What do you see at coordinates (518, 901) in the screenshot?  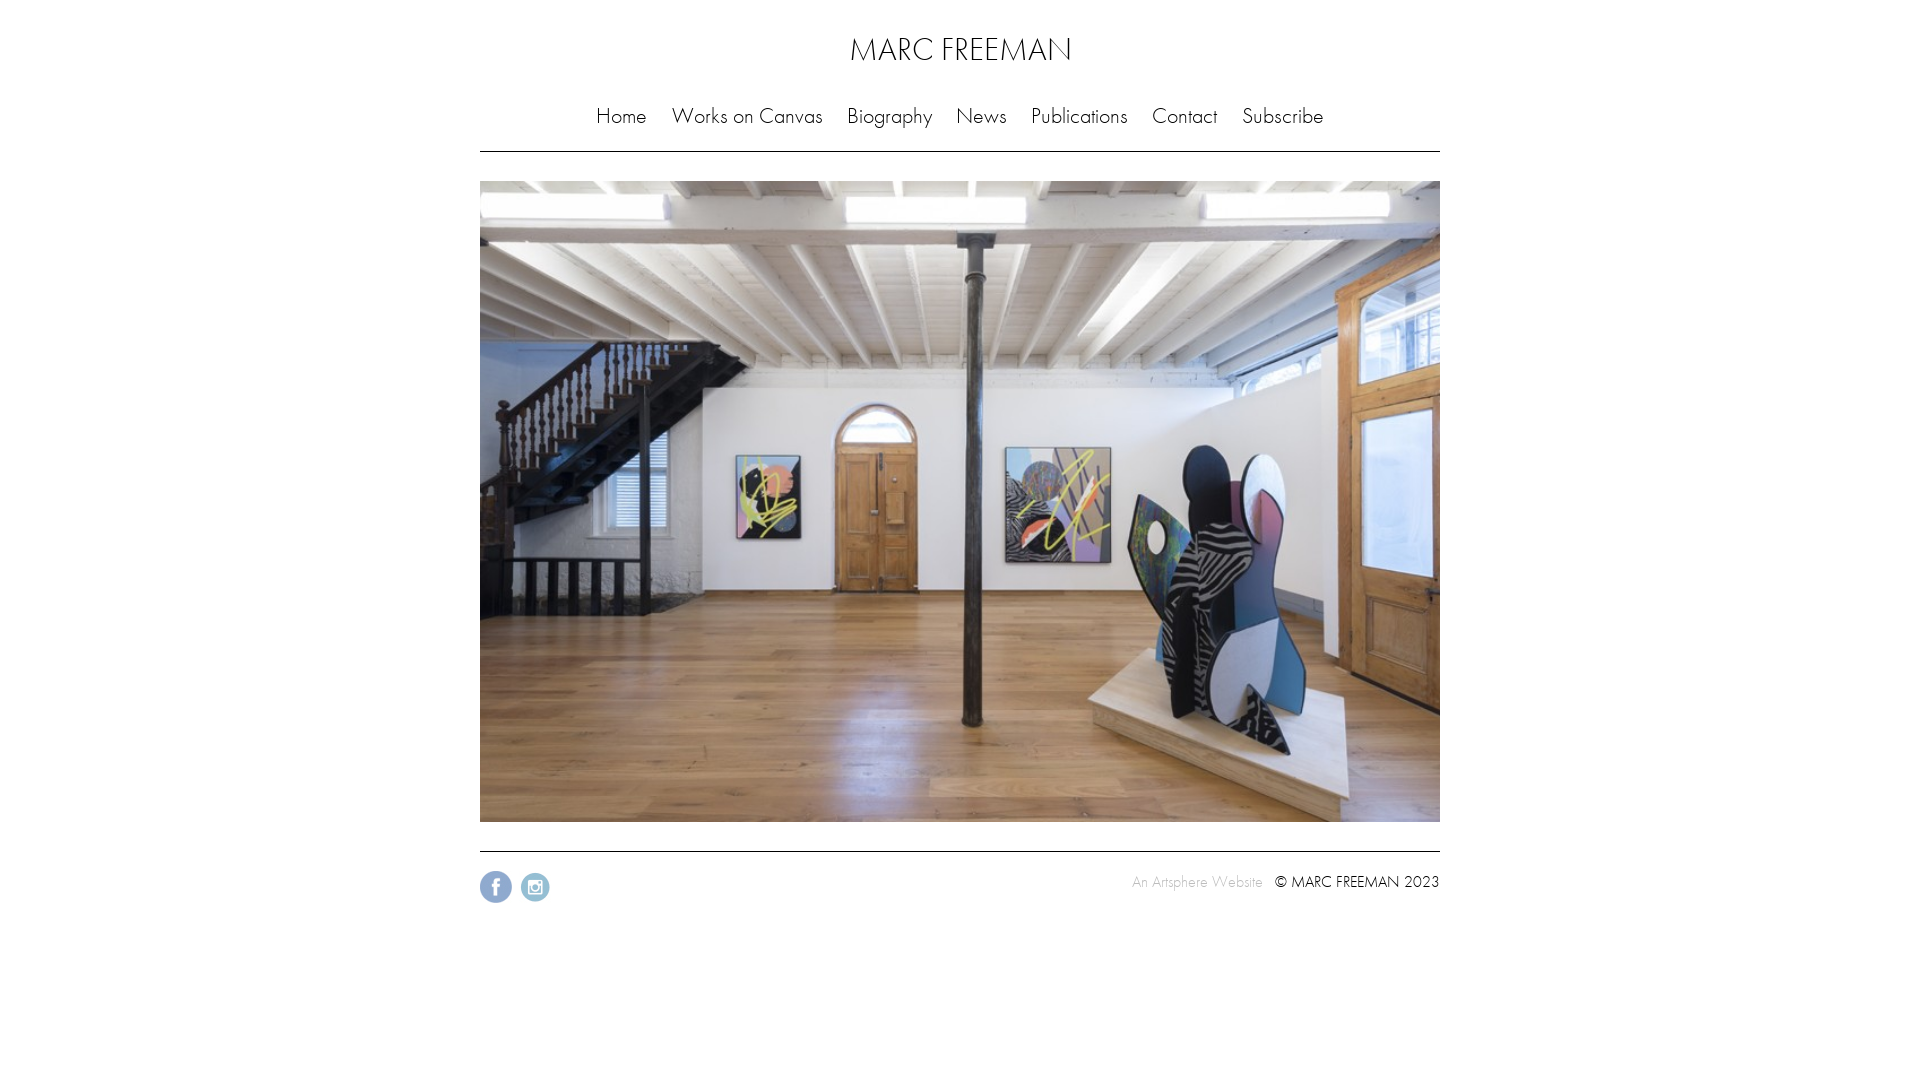 I see `'Instagram'` at bounding box center [518, 901].